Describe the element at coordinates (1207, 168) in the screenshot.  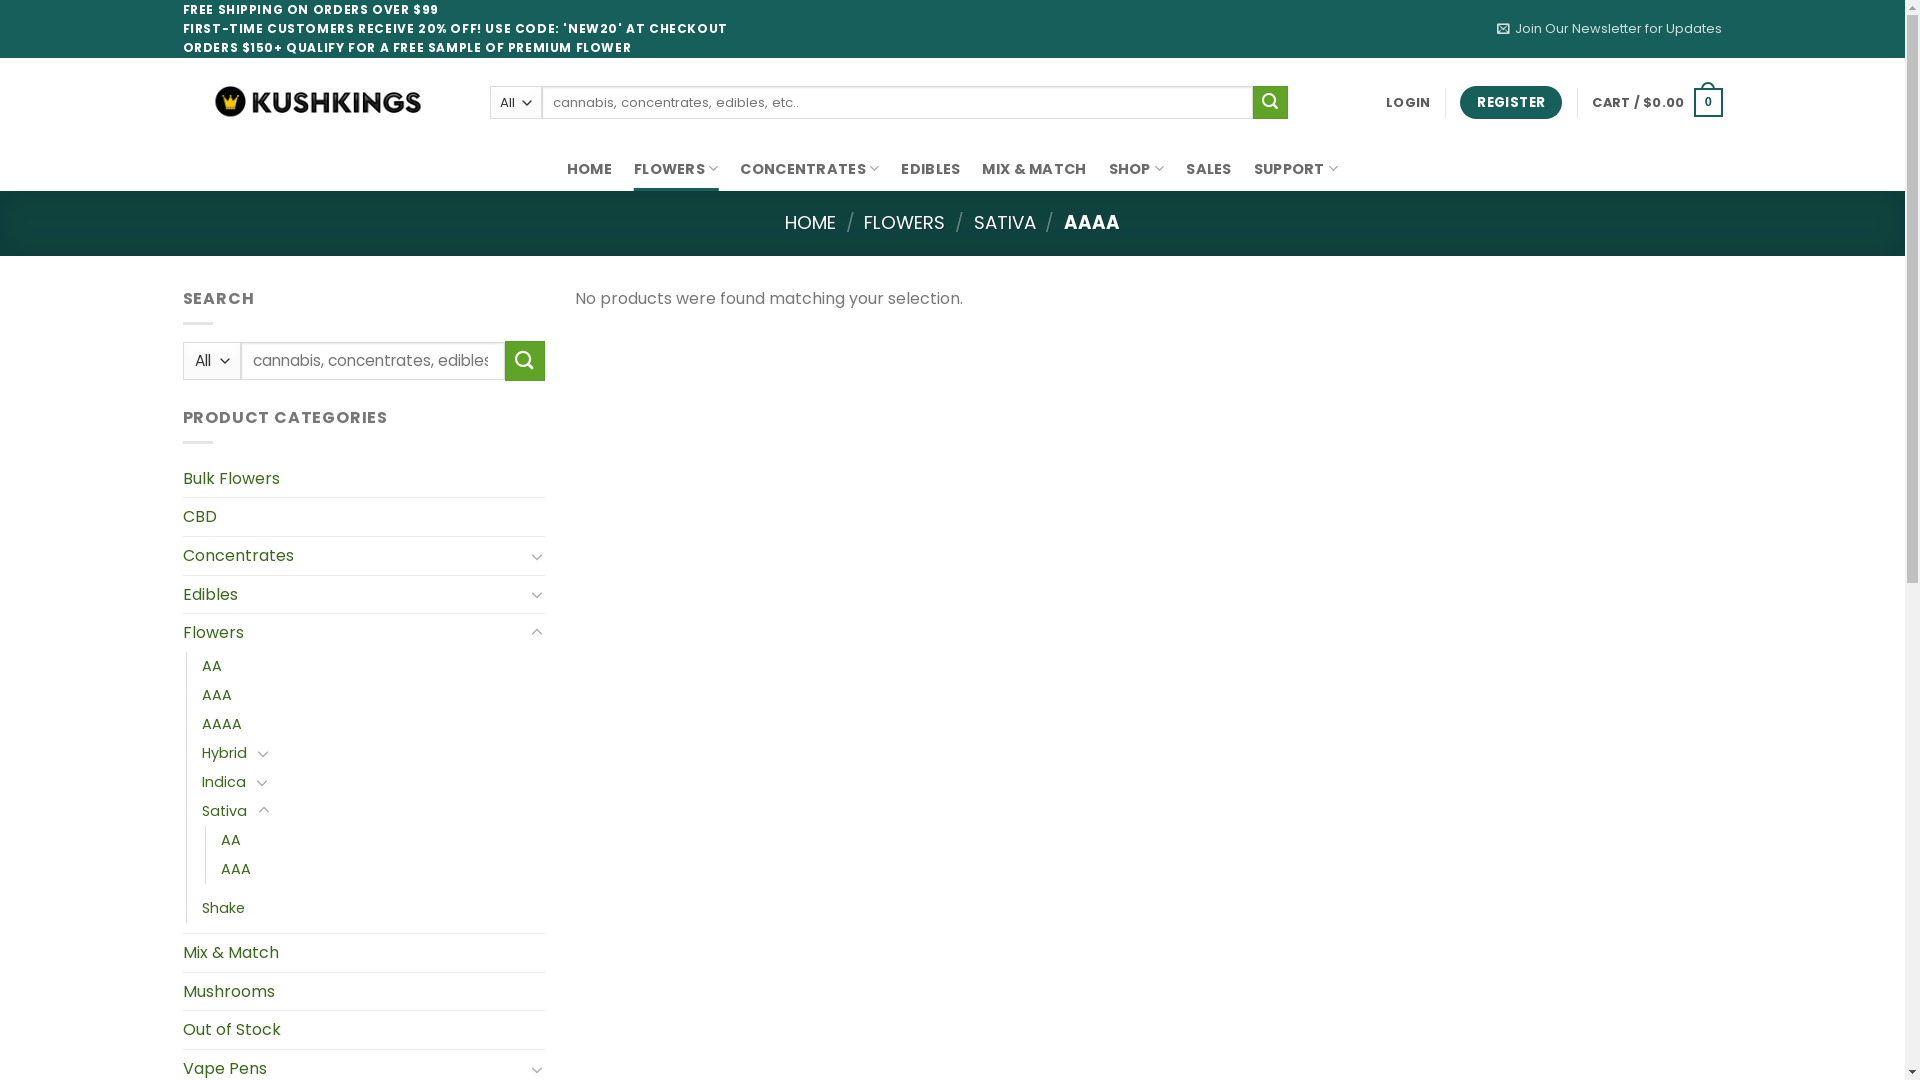
I see `'SALES'` at that location.